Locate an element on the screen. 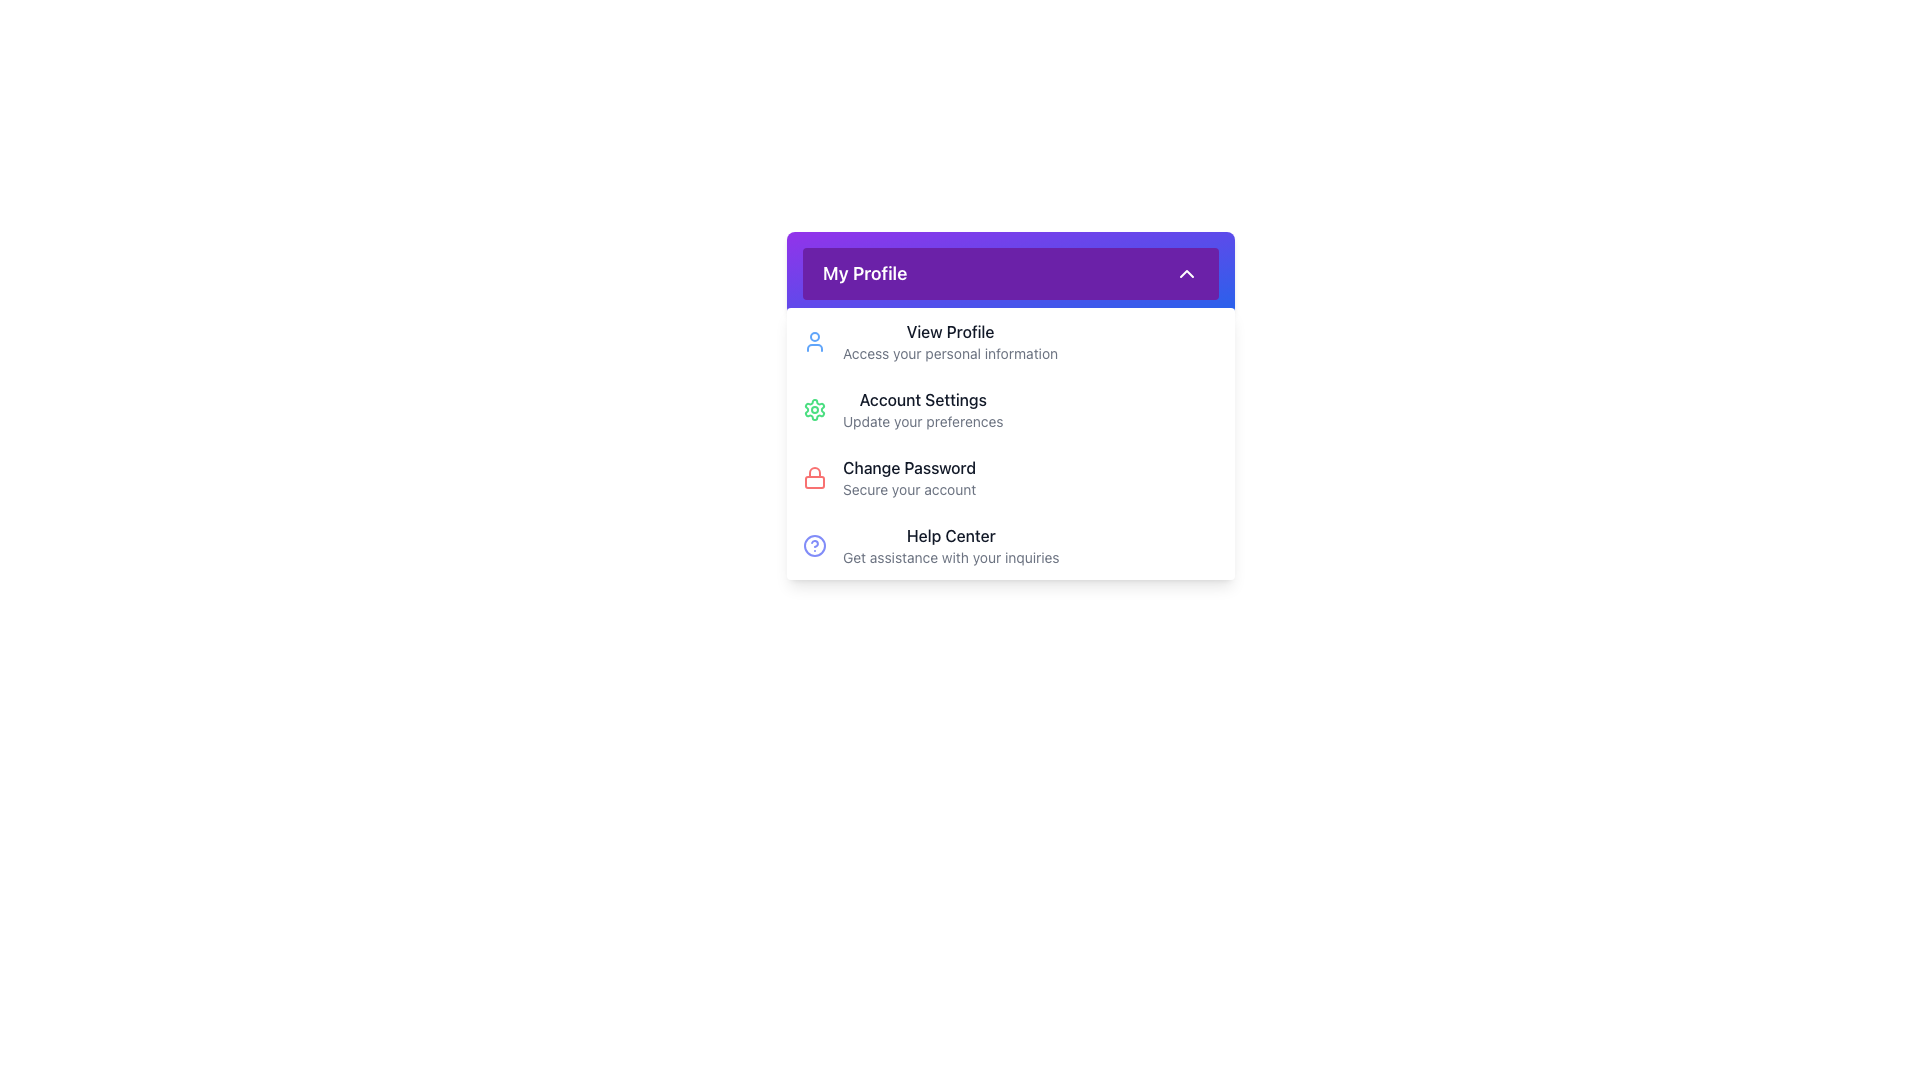  the first entry in the dropdown menu under the 'My Profile' header is located at coordinates (1011, 341).